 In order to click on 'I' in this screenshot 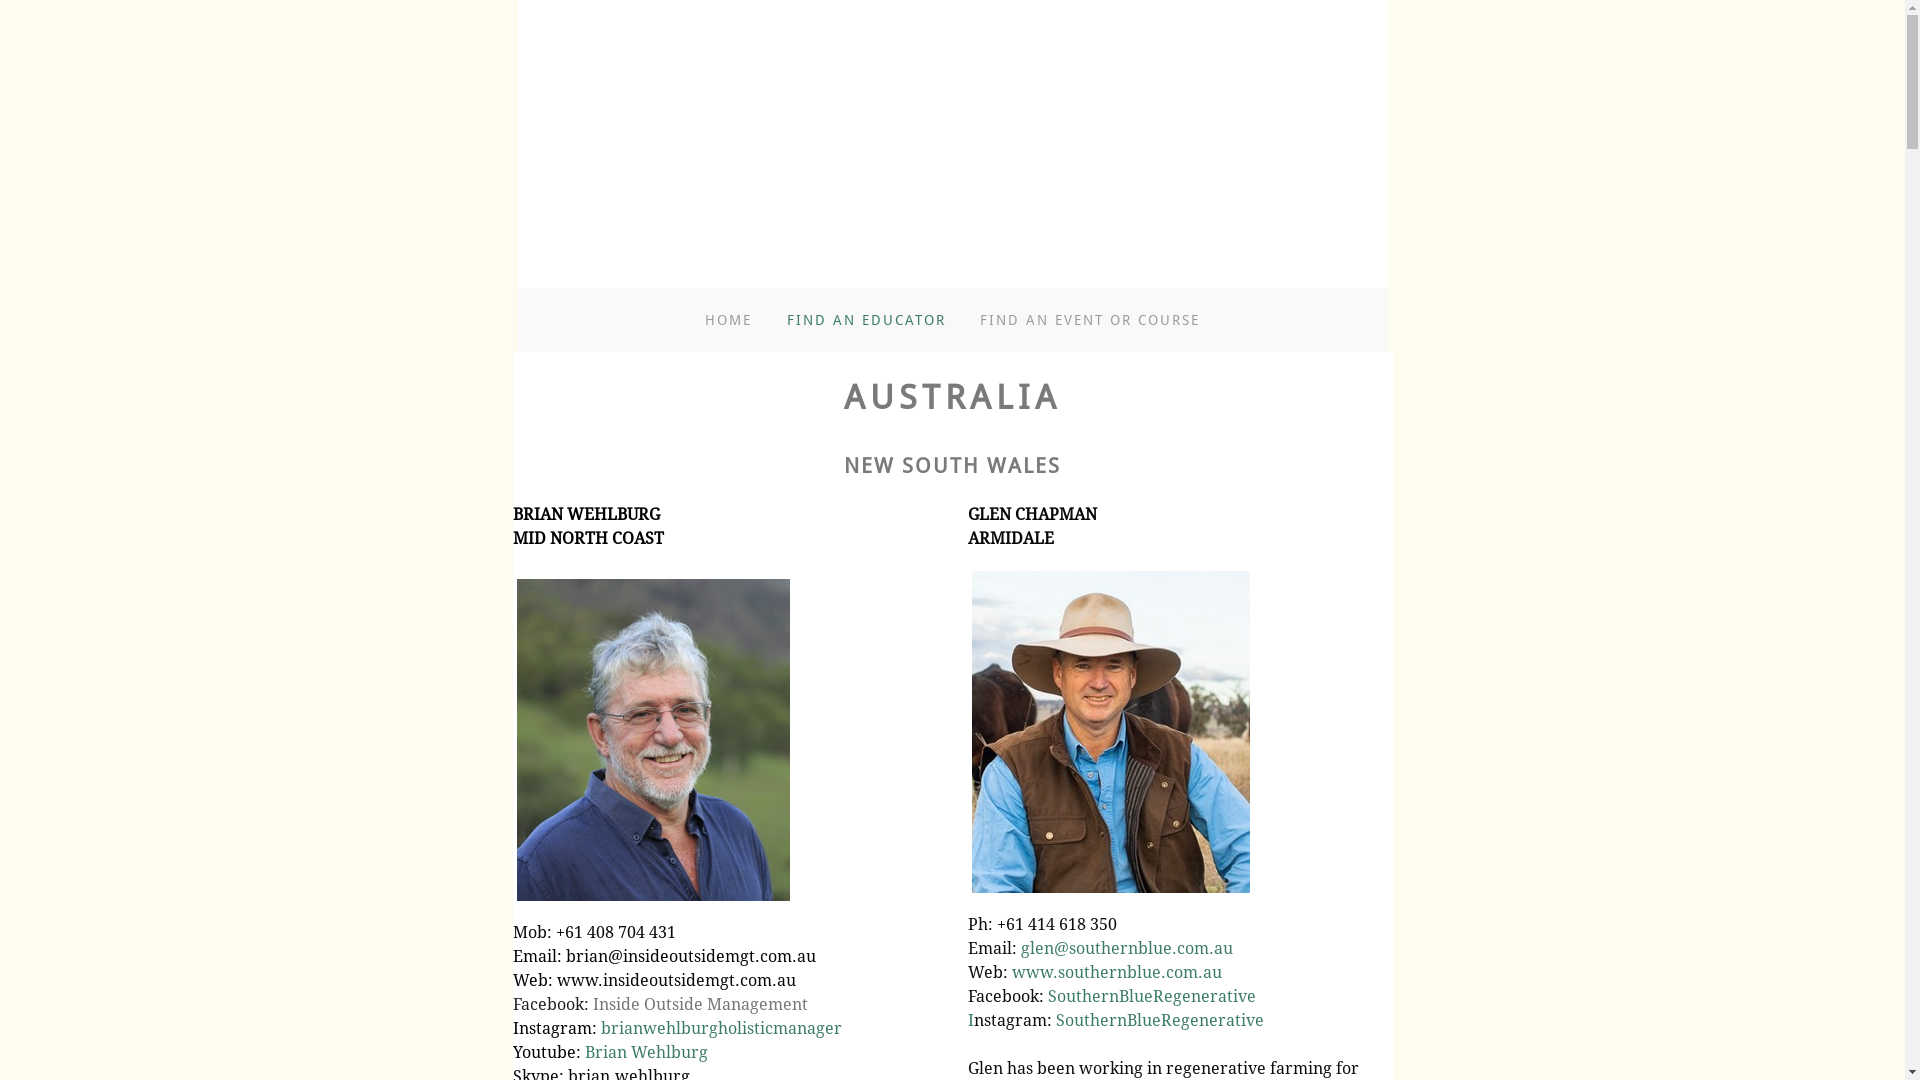, I will do `click(968, 1020)`.